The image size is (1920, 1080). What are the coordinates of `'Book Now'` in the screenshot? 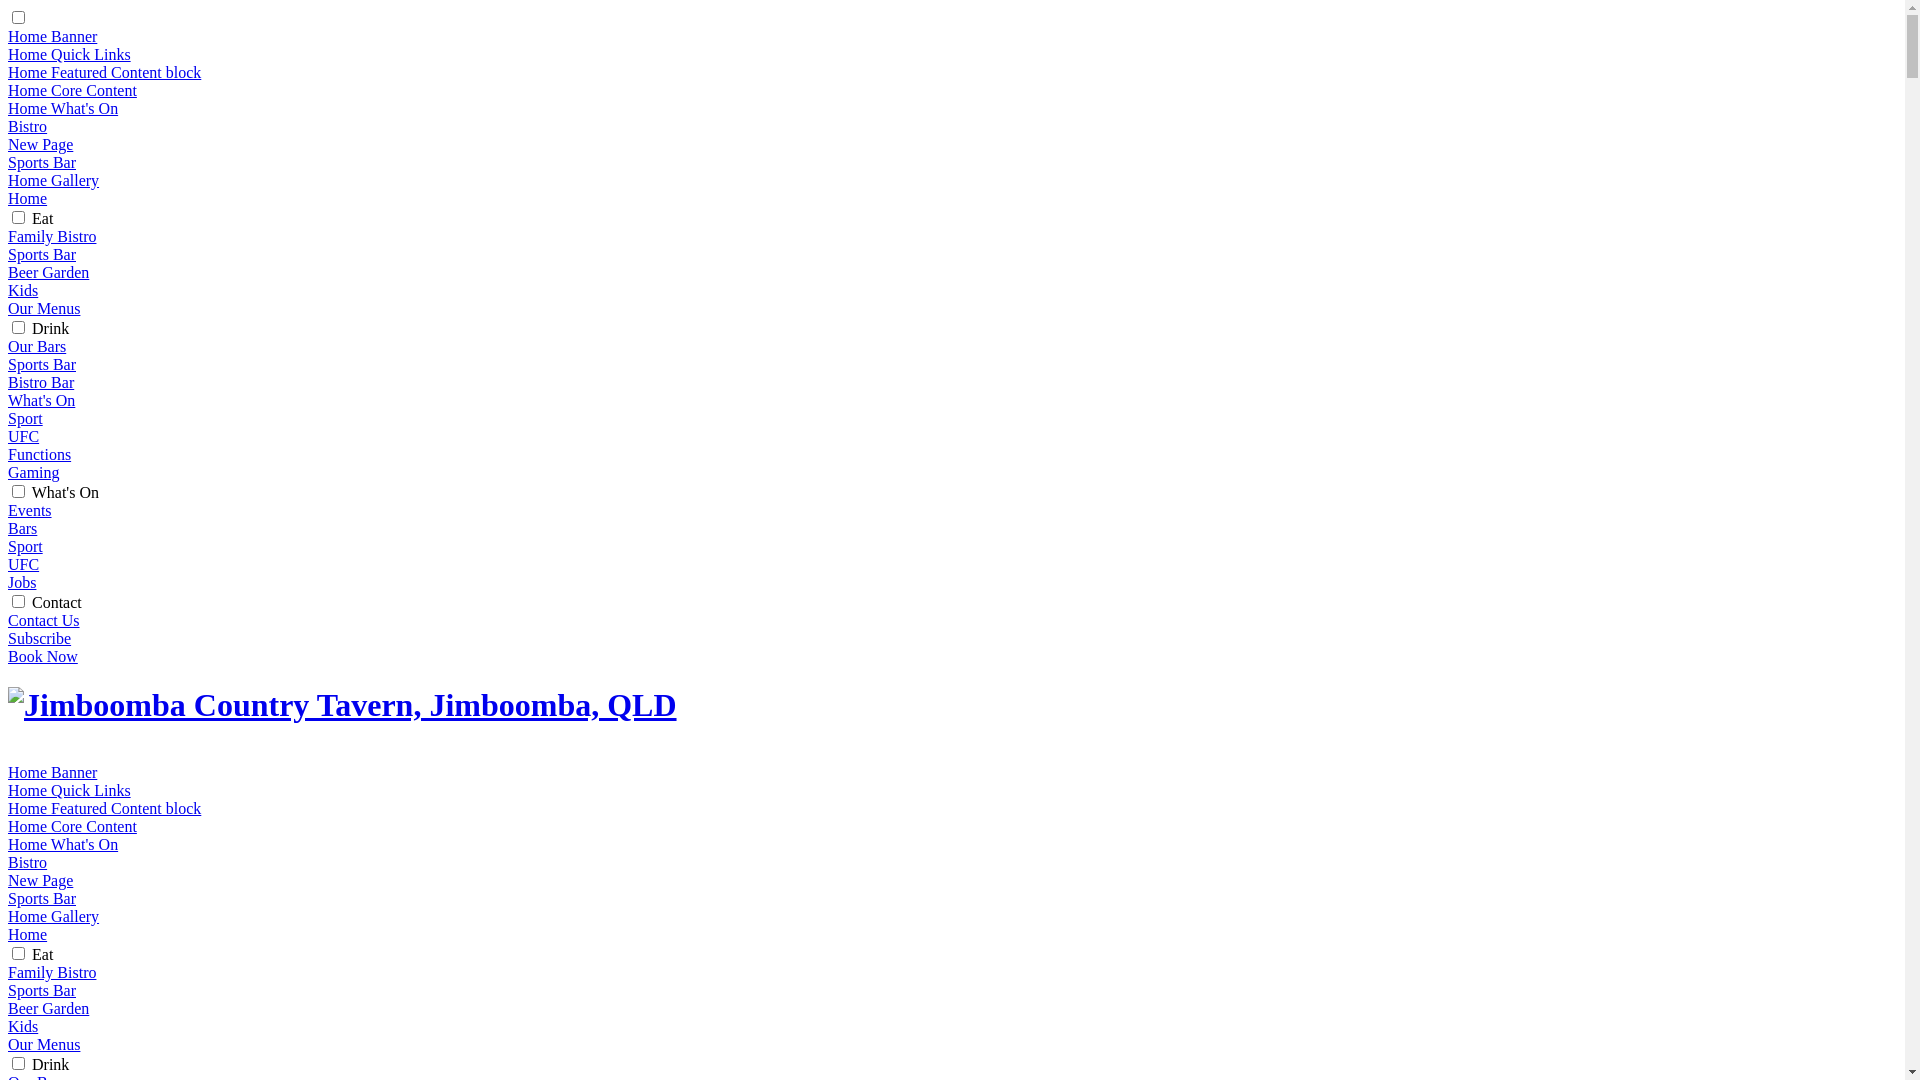 It's located at (43, 656).